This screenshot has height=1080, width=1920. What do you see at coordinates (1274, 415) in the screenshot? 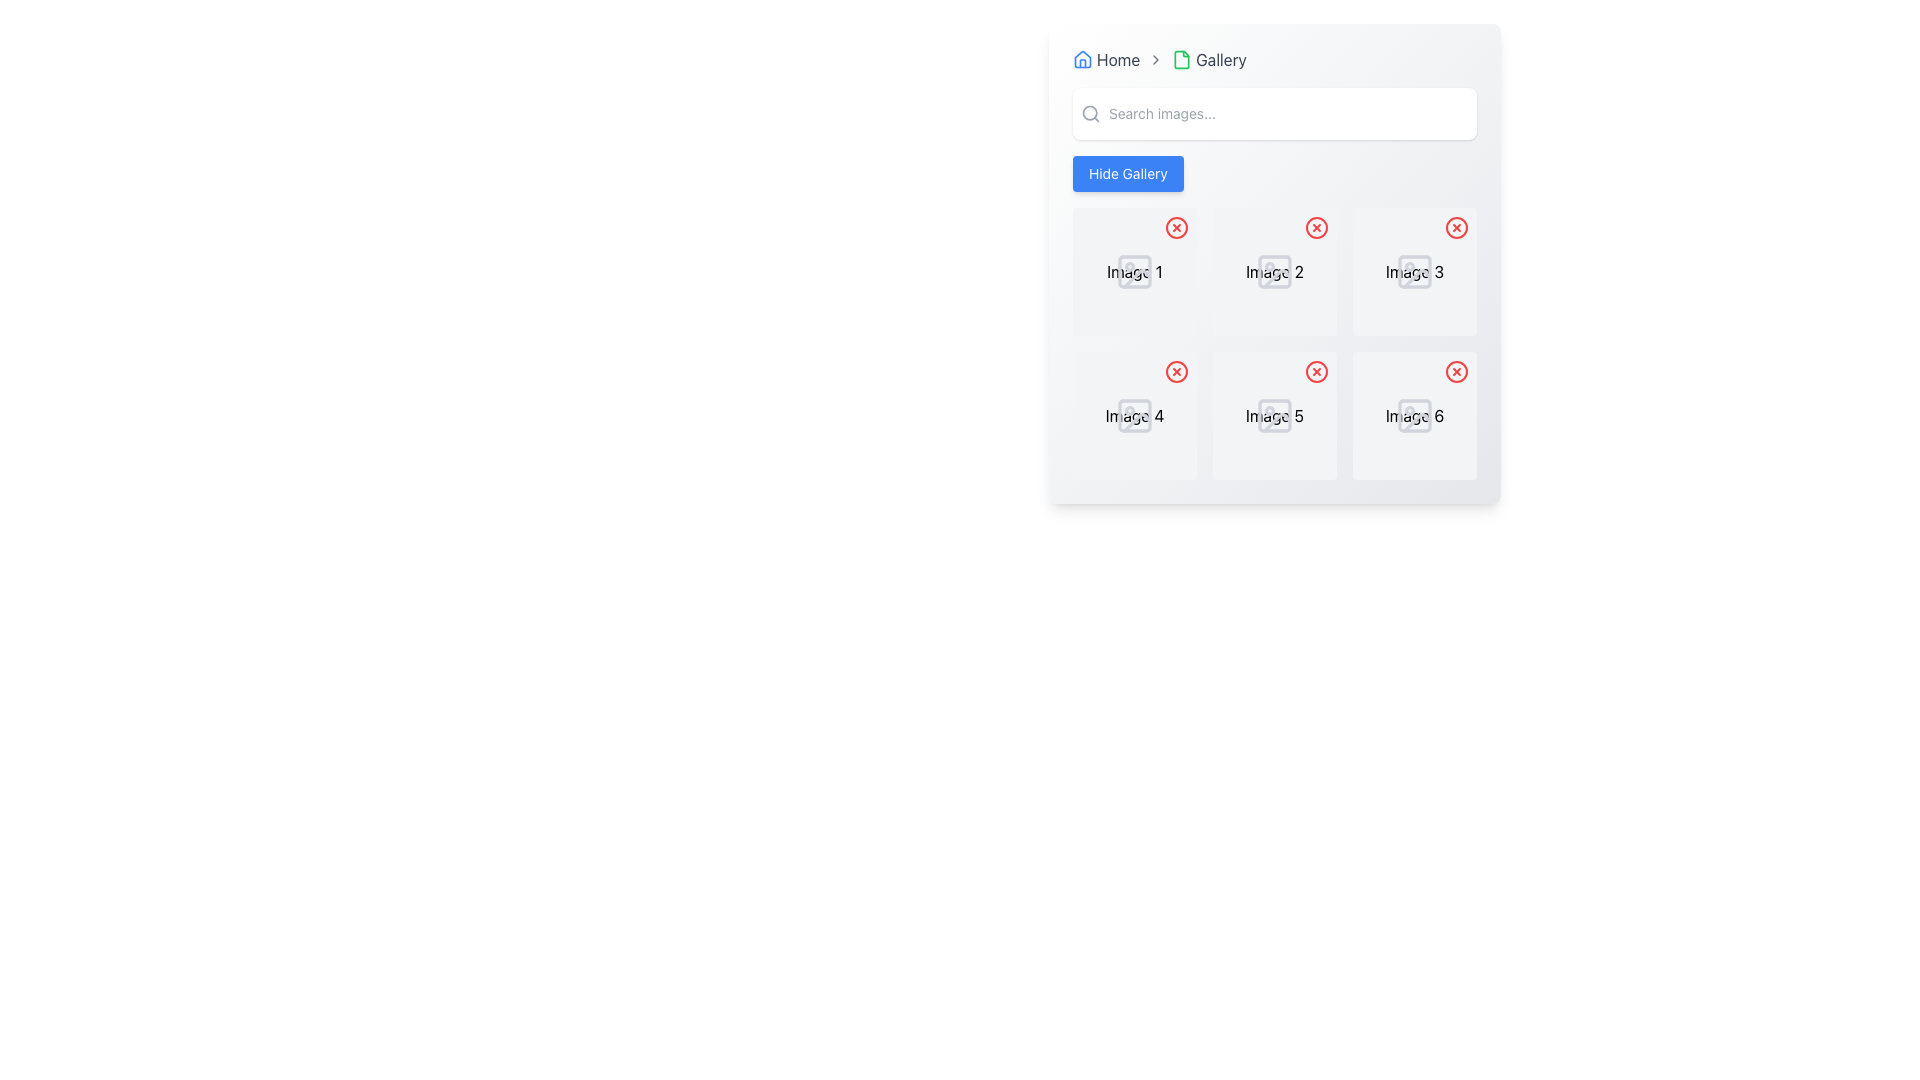
I see `the image placeholder labeled 'Image 5' located in the second row and second column of the gallery interface` at bounding box center [1274, 415].